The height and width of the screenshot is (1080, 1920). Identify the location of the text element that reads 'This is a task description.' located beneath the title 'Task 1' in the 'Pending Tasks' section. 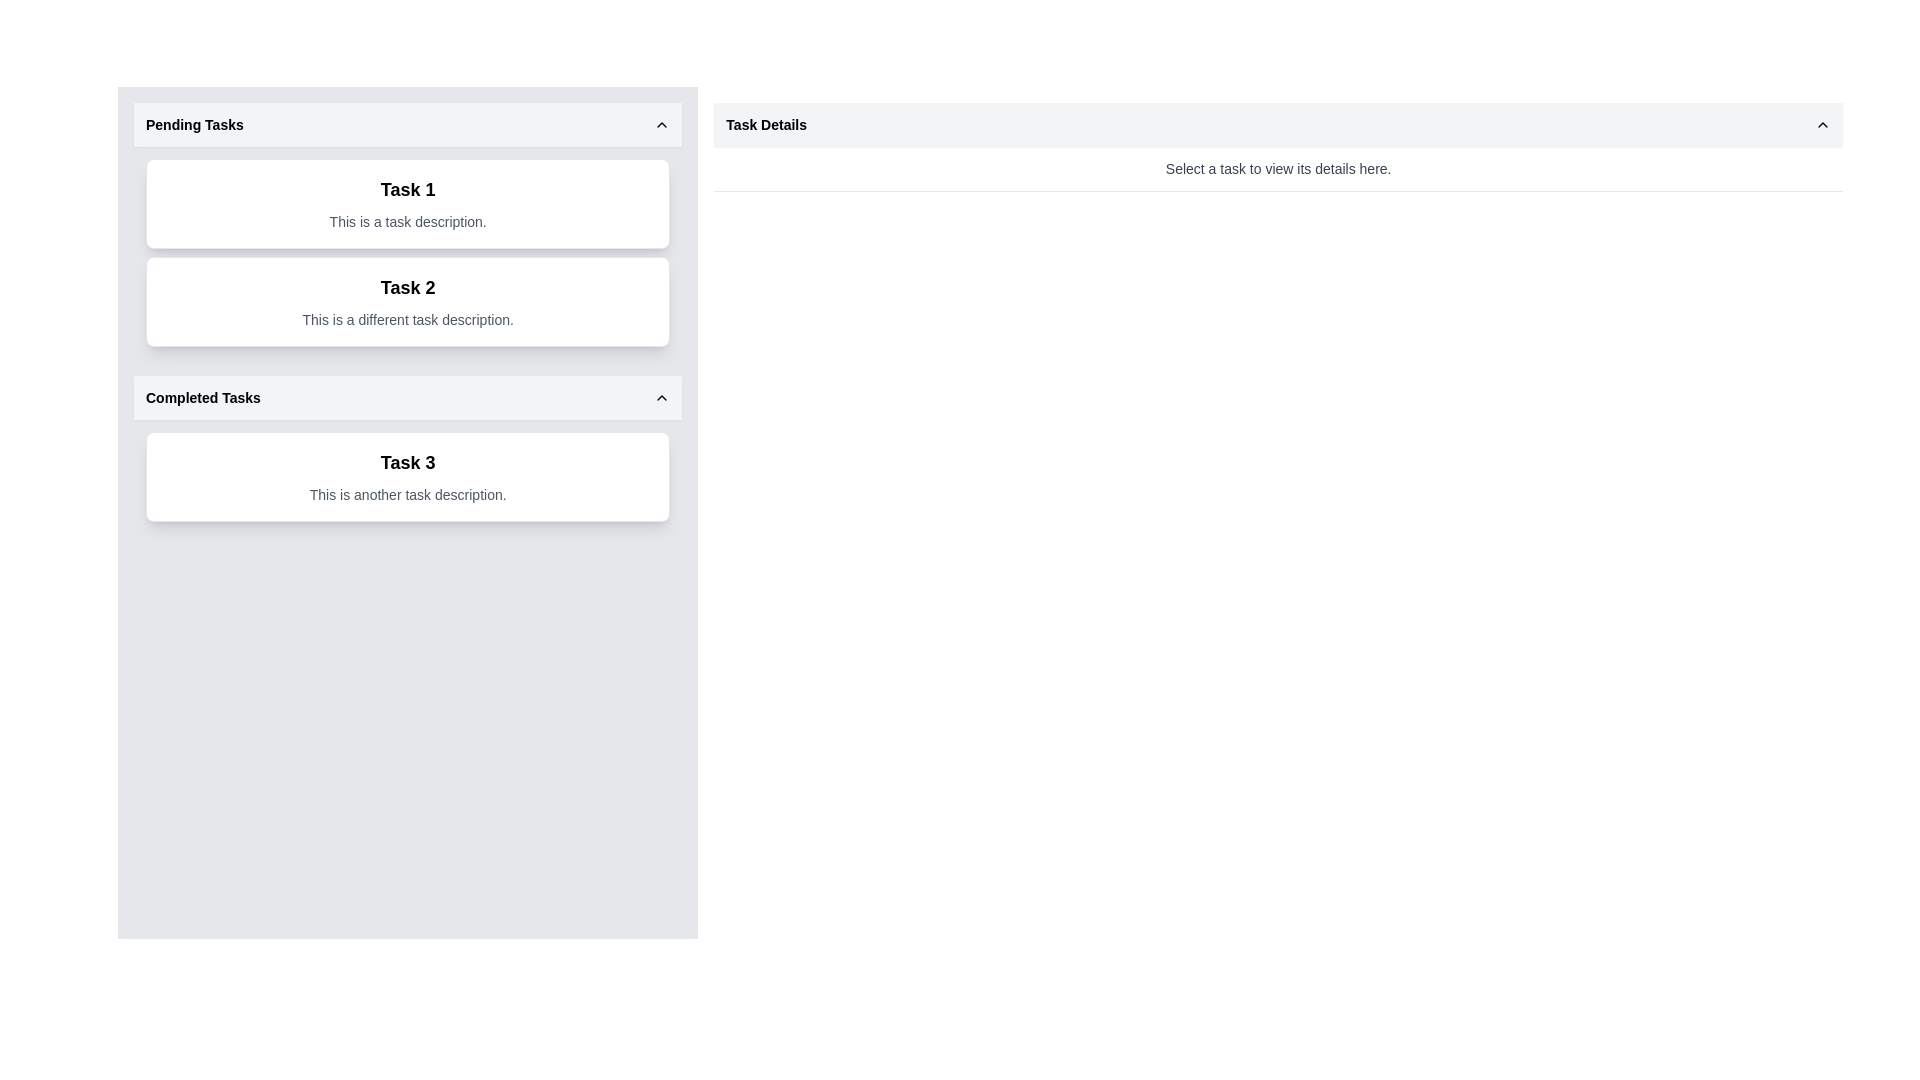
(407, 222).